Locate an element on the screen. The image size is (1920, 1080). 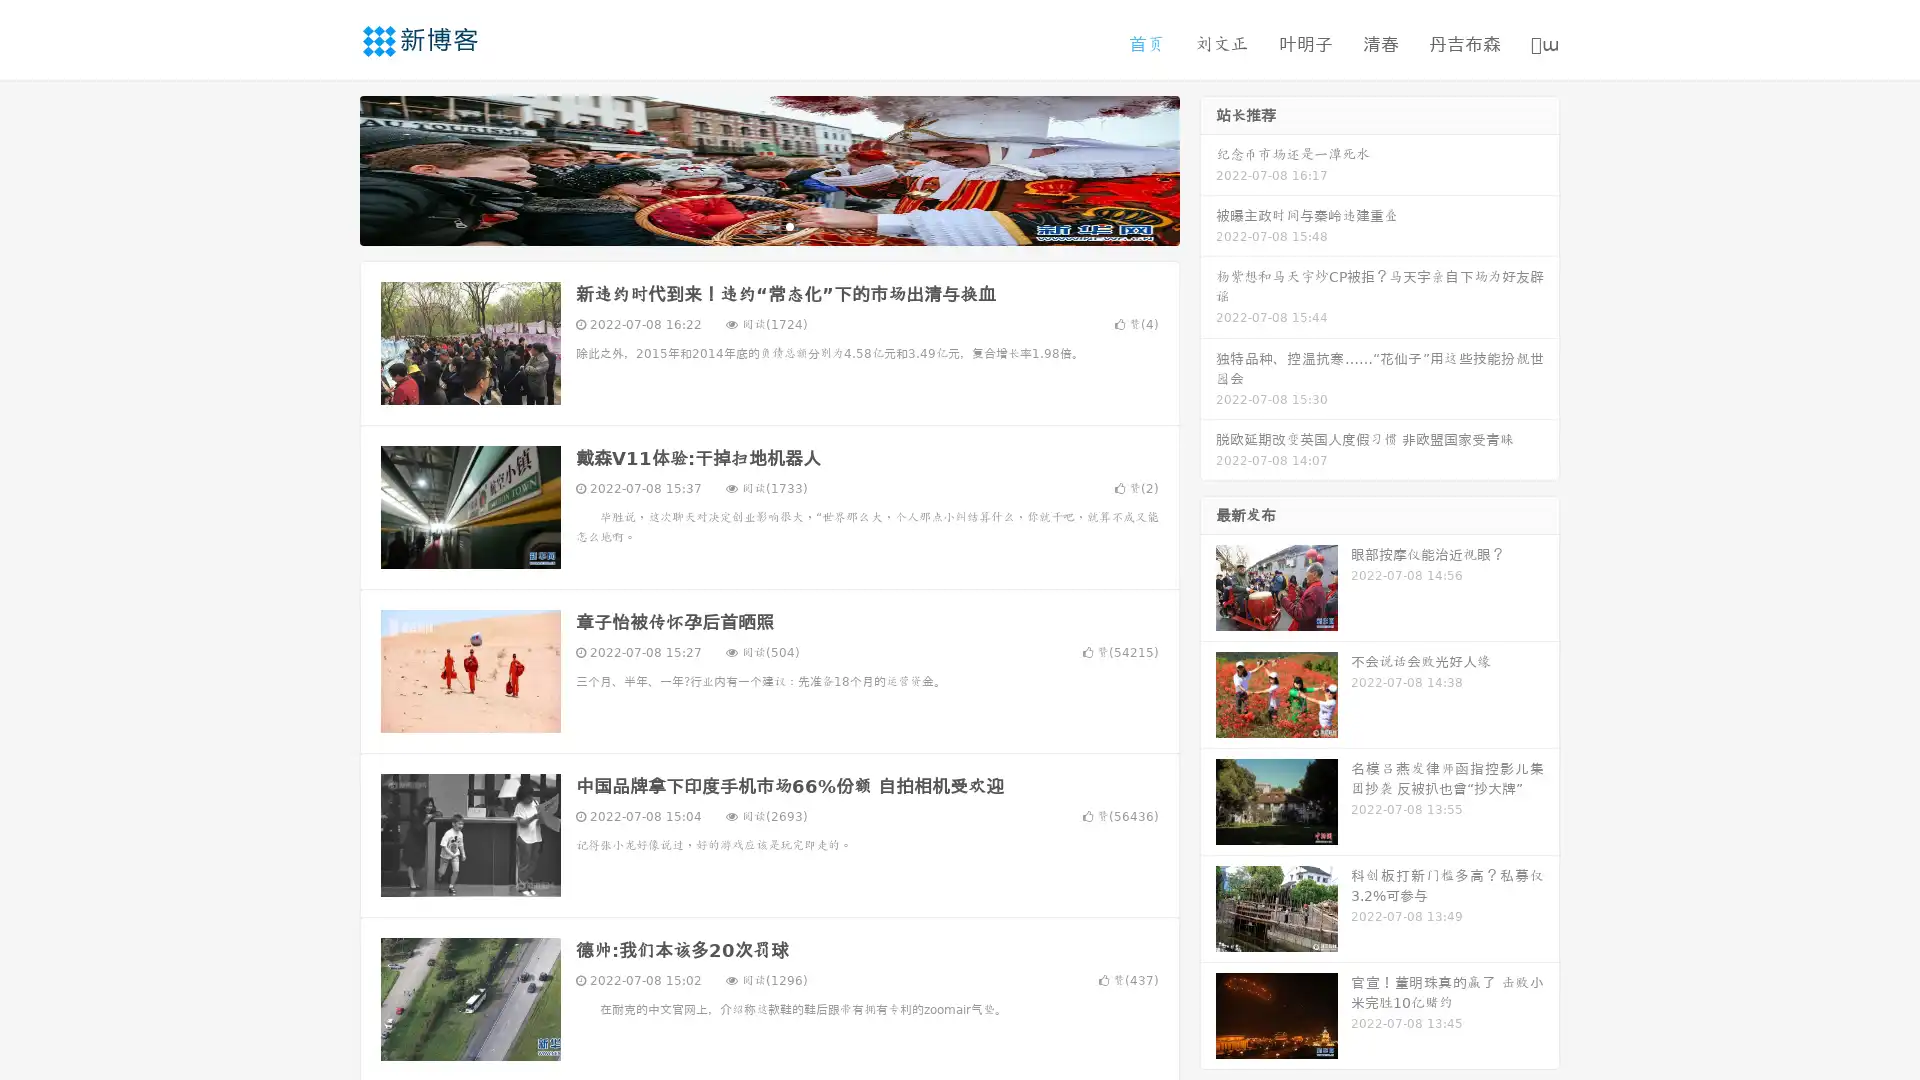
Go to slide 2 is located at coordinates (768, 225).